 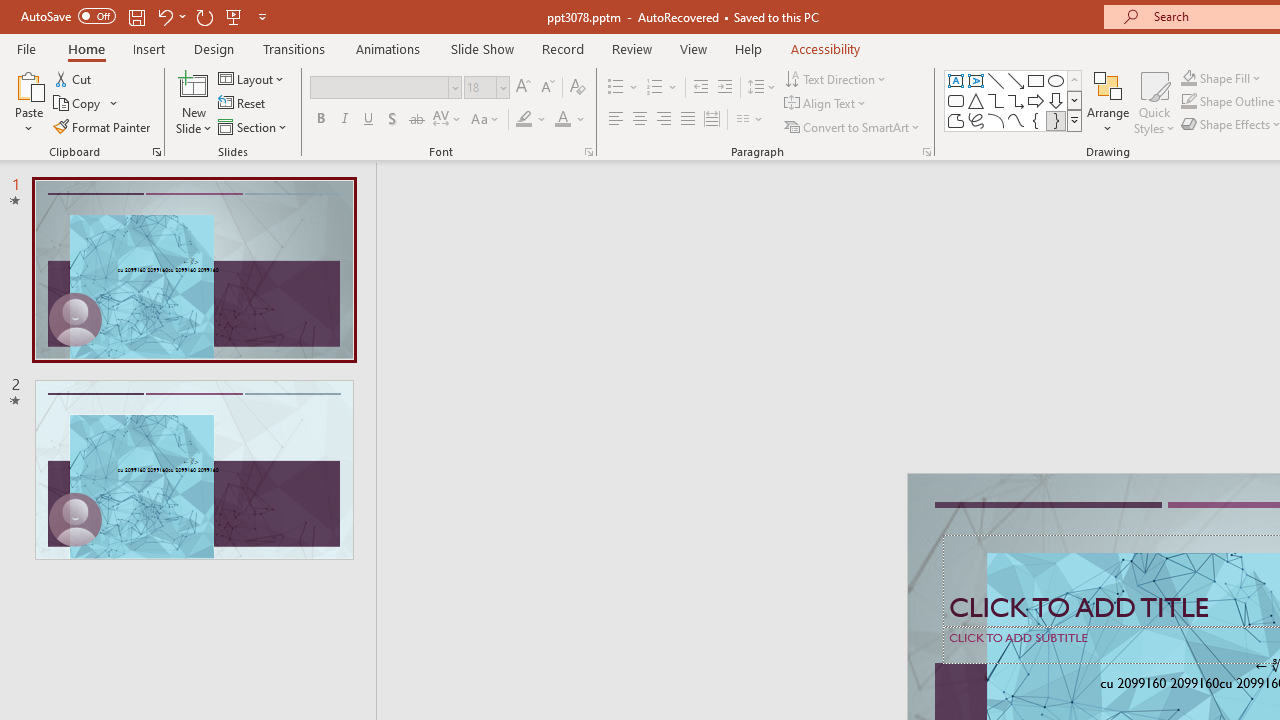 What do you see at coordinates (1036, 80) in the screenshot?
I see `'Rectangle'` at bounding box center [1036, 80].